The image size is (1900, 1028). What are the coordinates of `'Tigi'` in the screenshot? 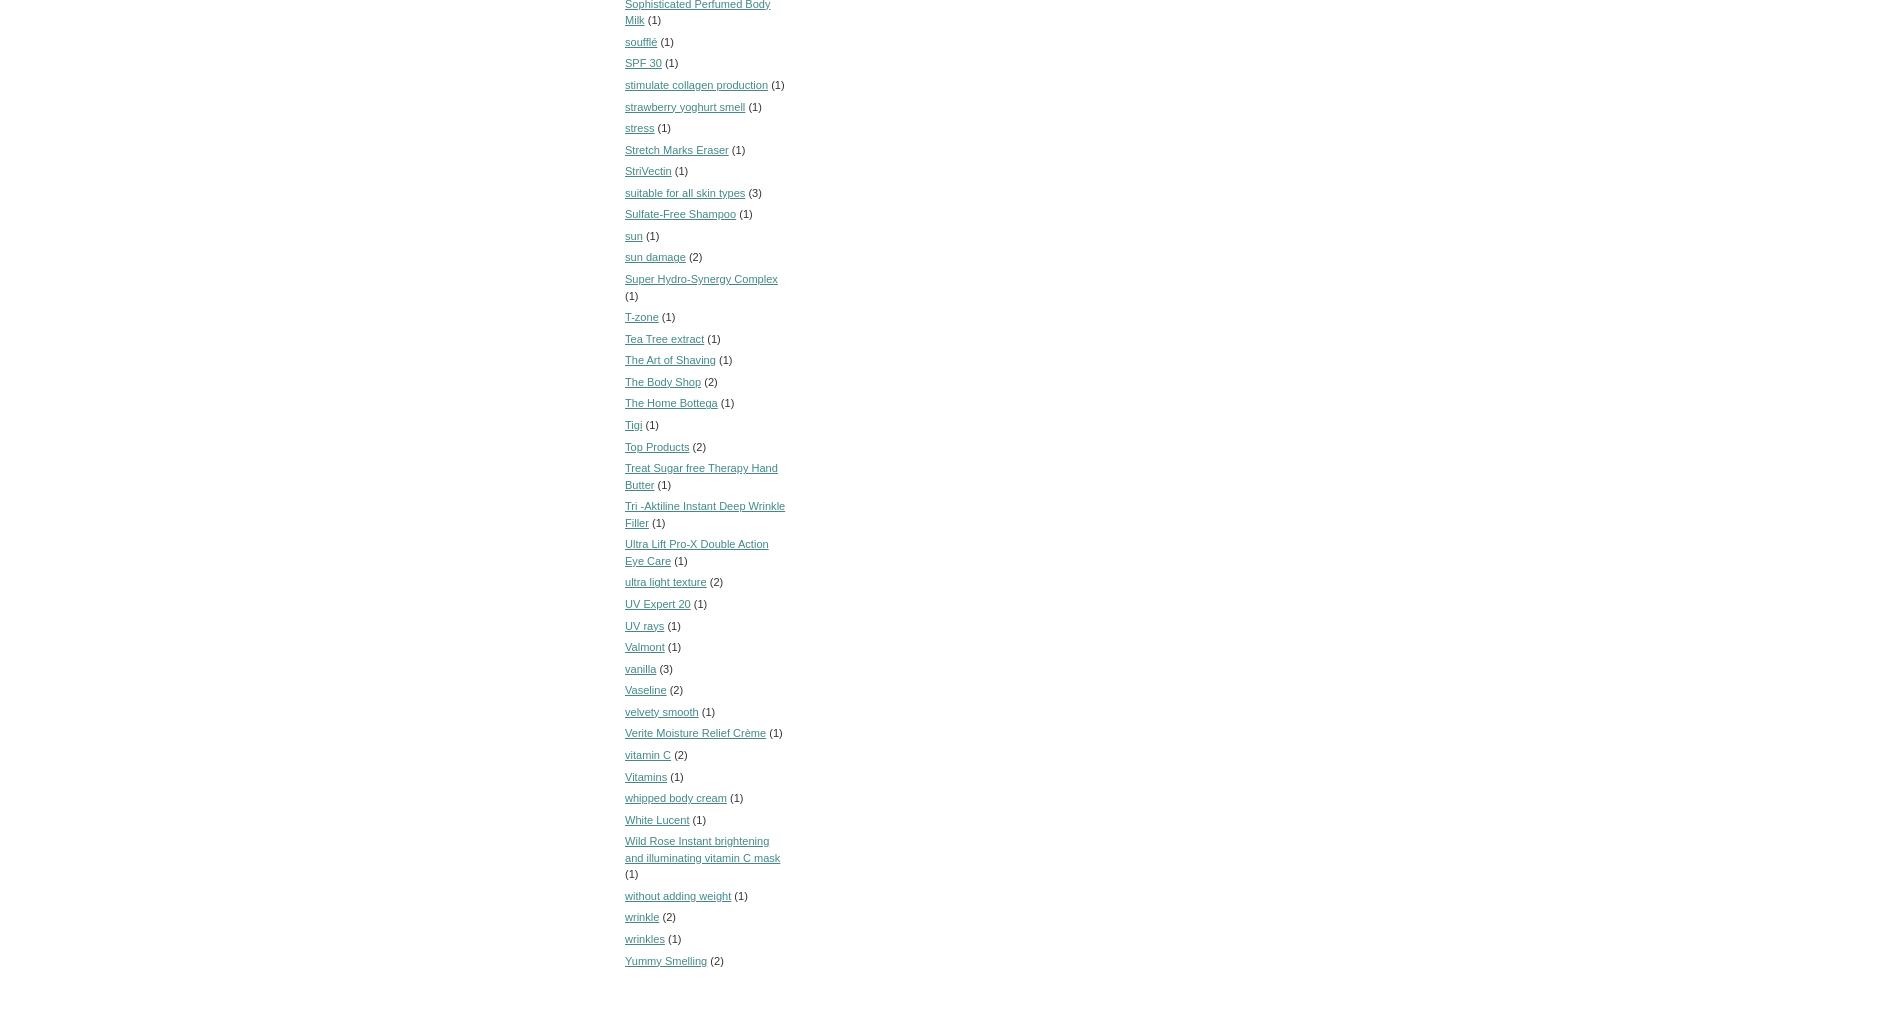 It's located at (633, 424).